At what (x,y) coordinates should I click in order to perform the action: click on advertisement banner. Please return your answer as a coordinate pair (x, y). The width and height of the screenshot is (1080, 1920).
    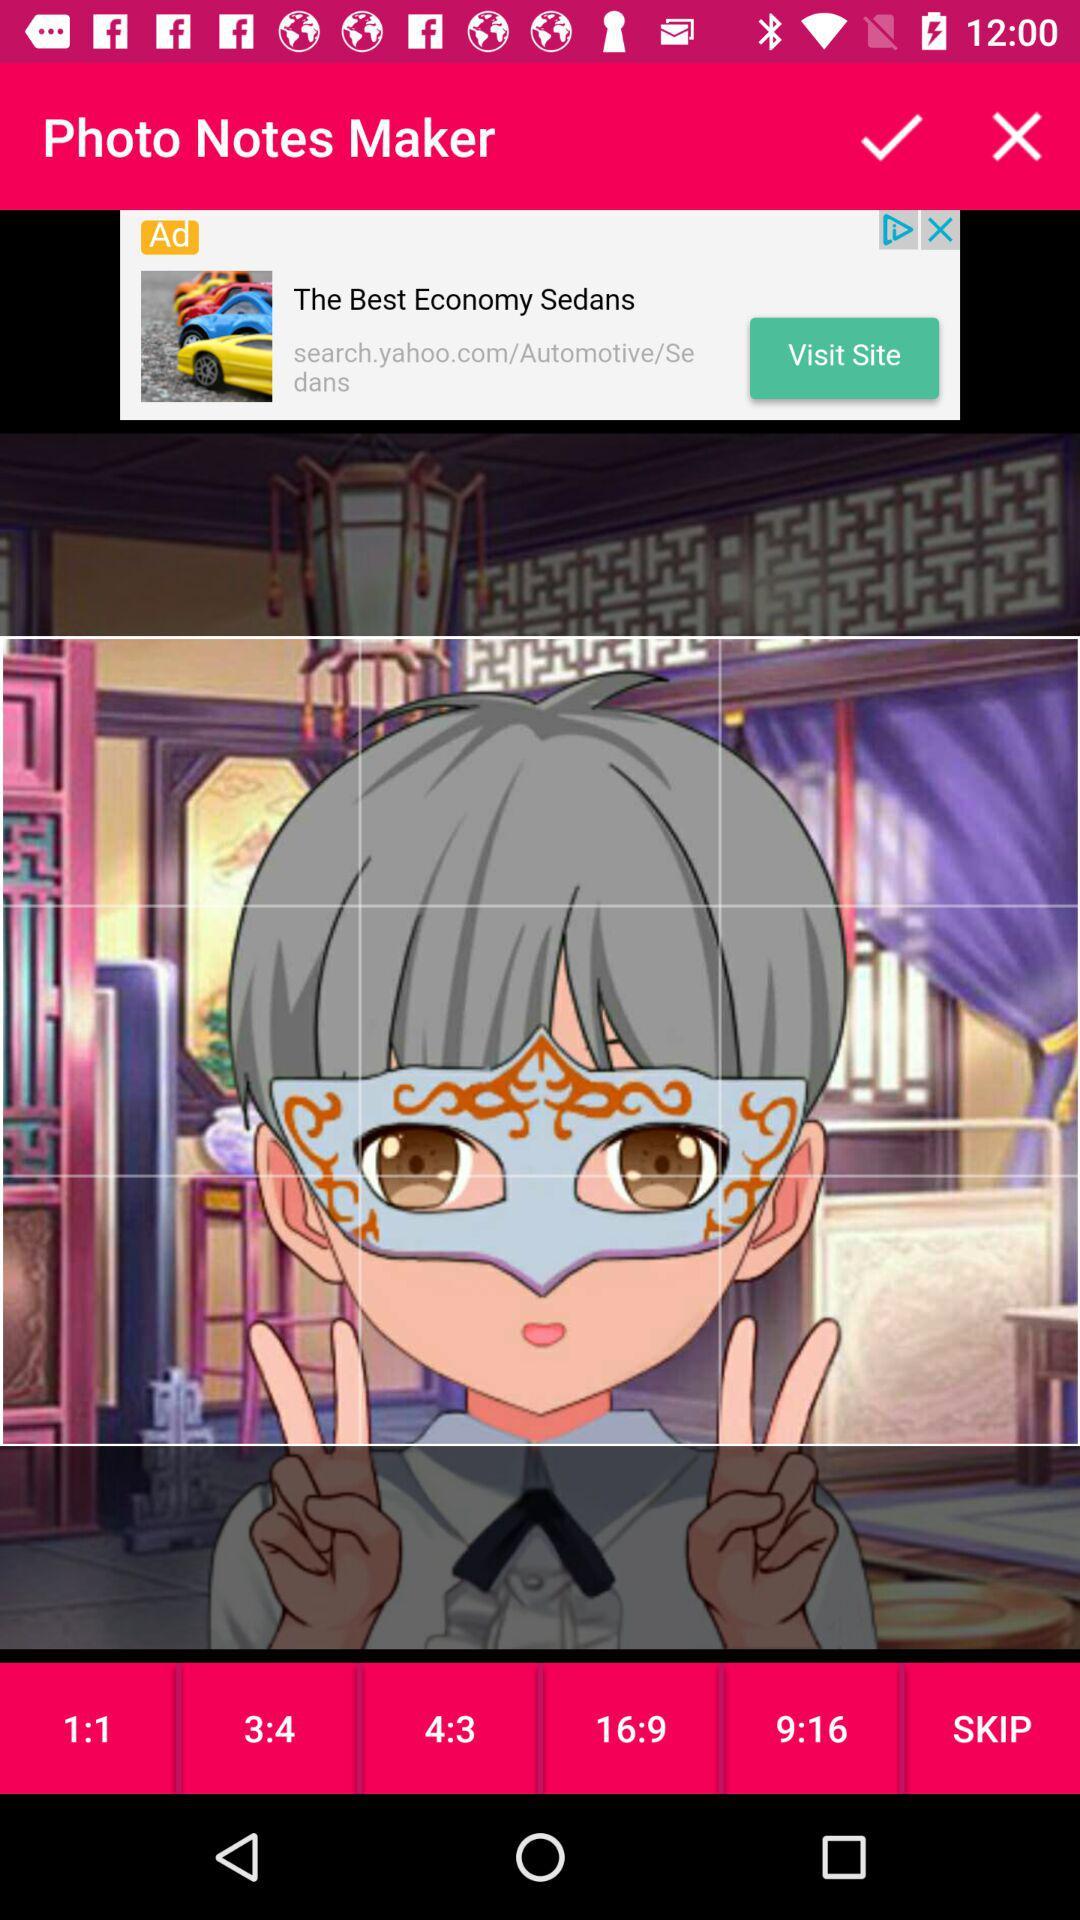
    Looking at the image, I should click on (540, 314).